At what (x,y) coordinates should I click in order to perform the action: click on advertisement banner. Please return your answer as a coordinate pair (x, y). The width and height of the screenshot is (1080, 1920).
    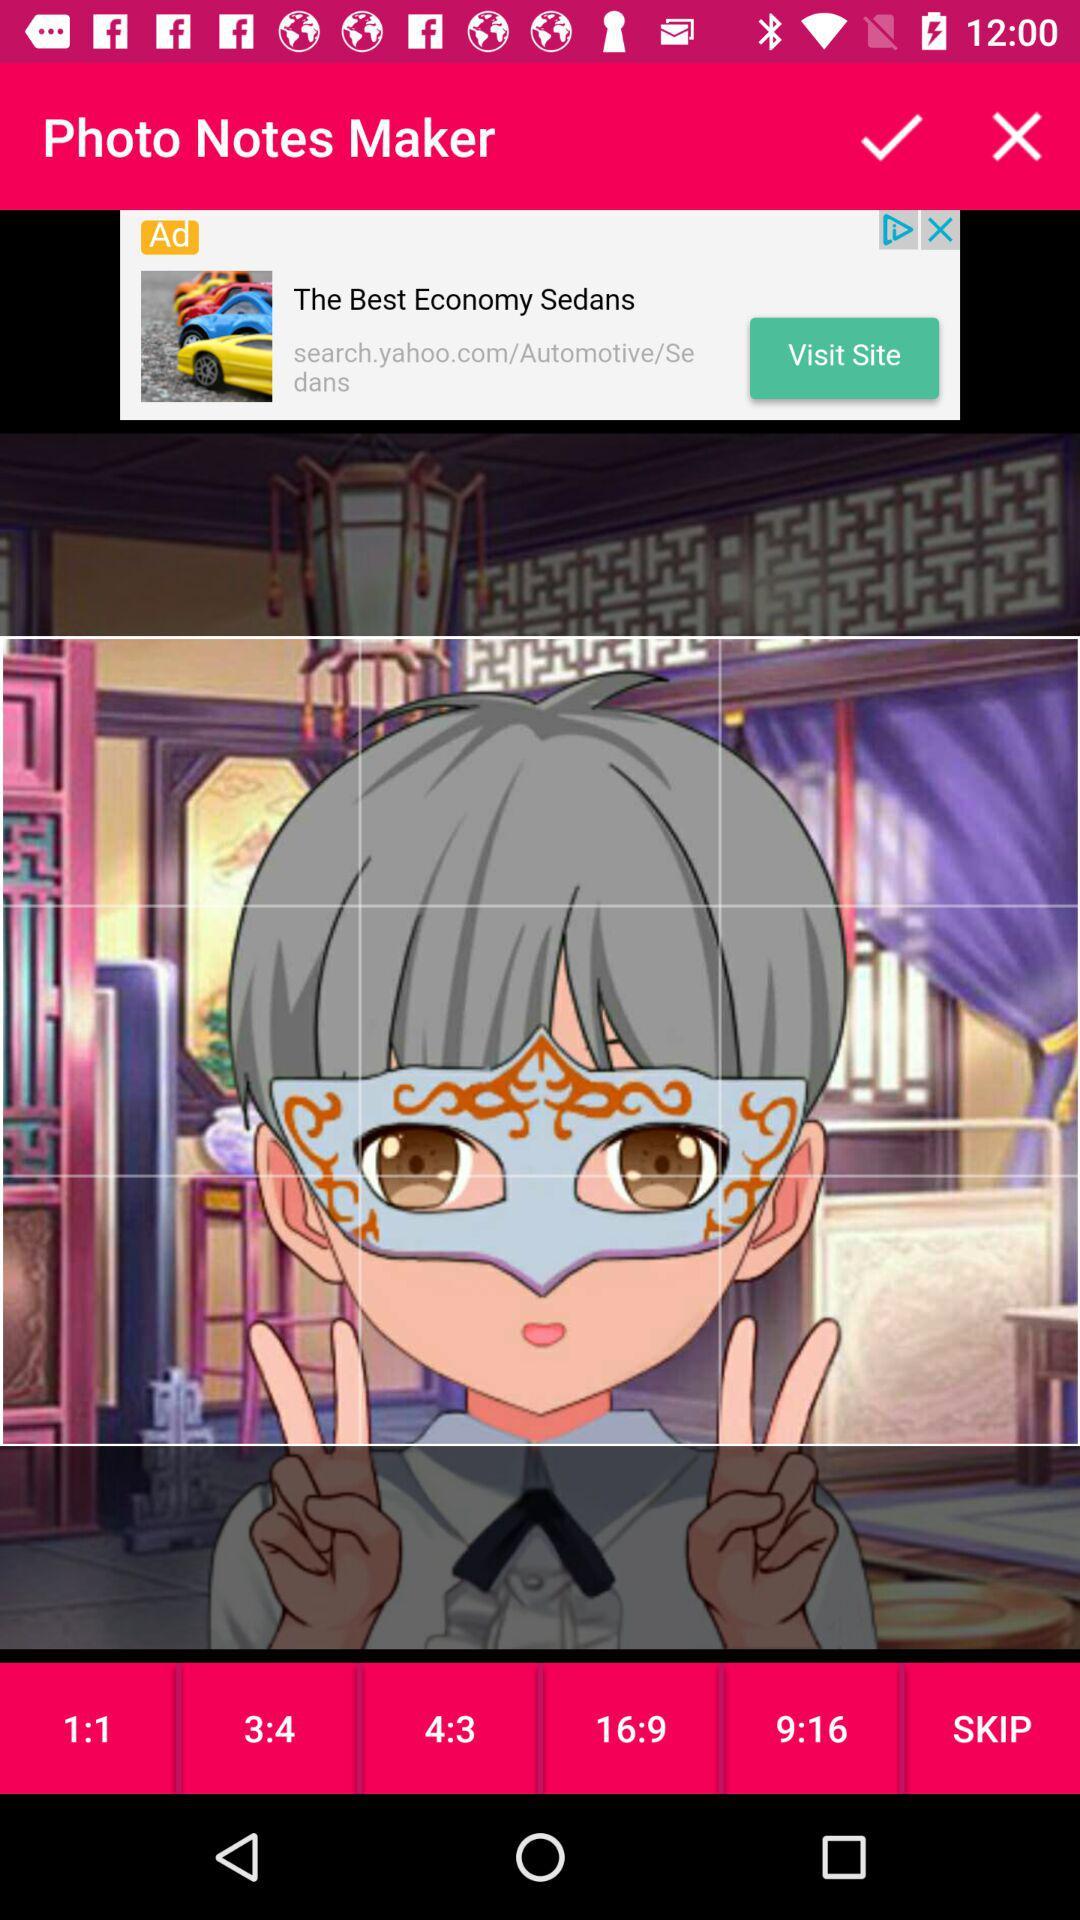
    Looking at the image, I should click on (540, 314).